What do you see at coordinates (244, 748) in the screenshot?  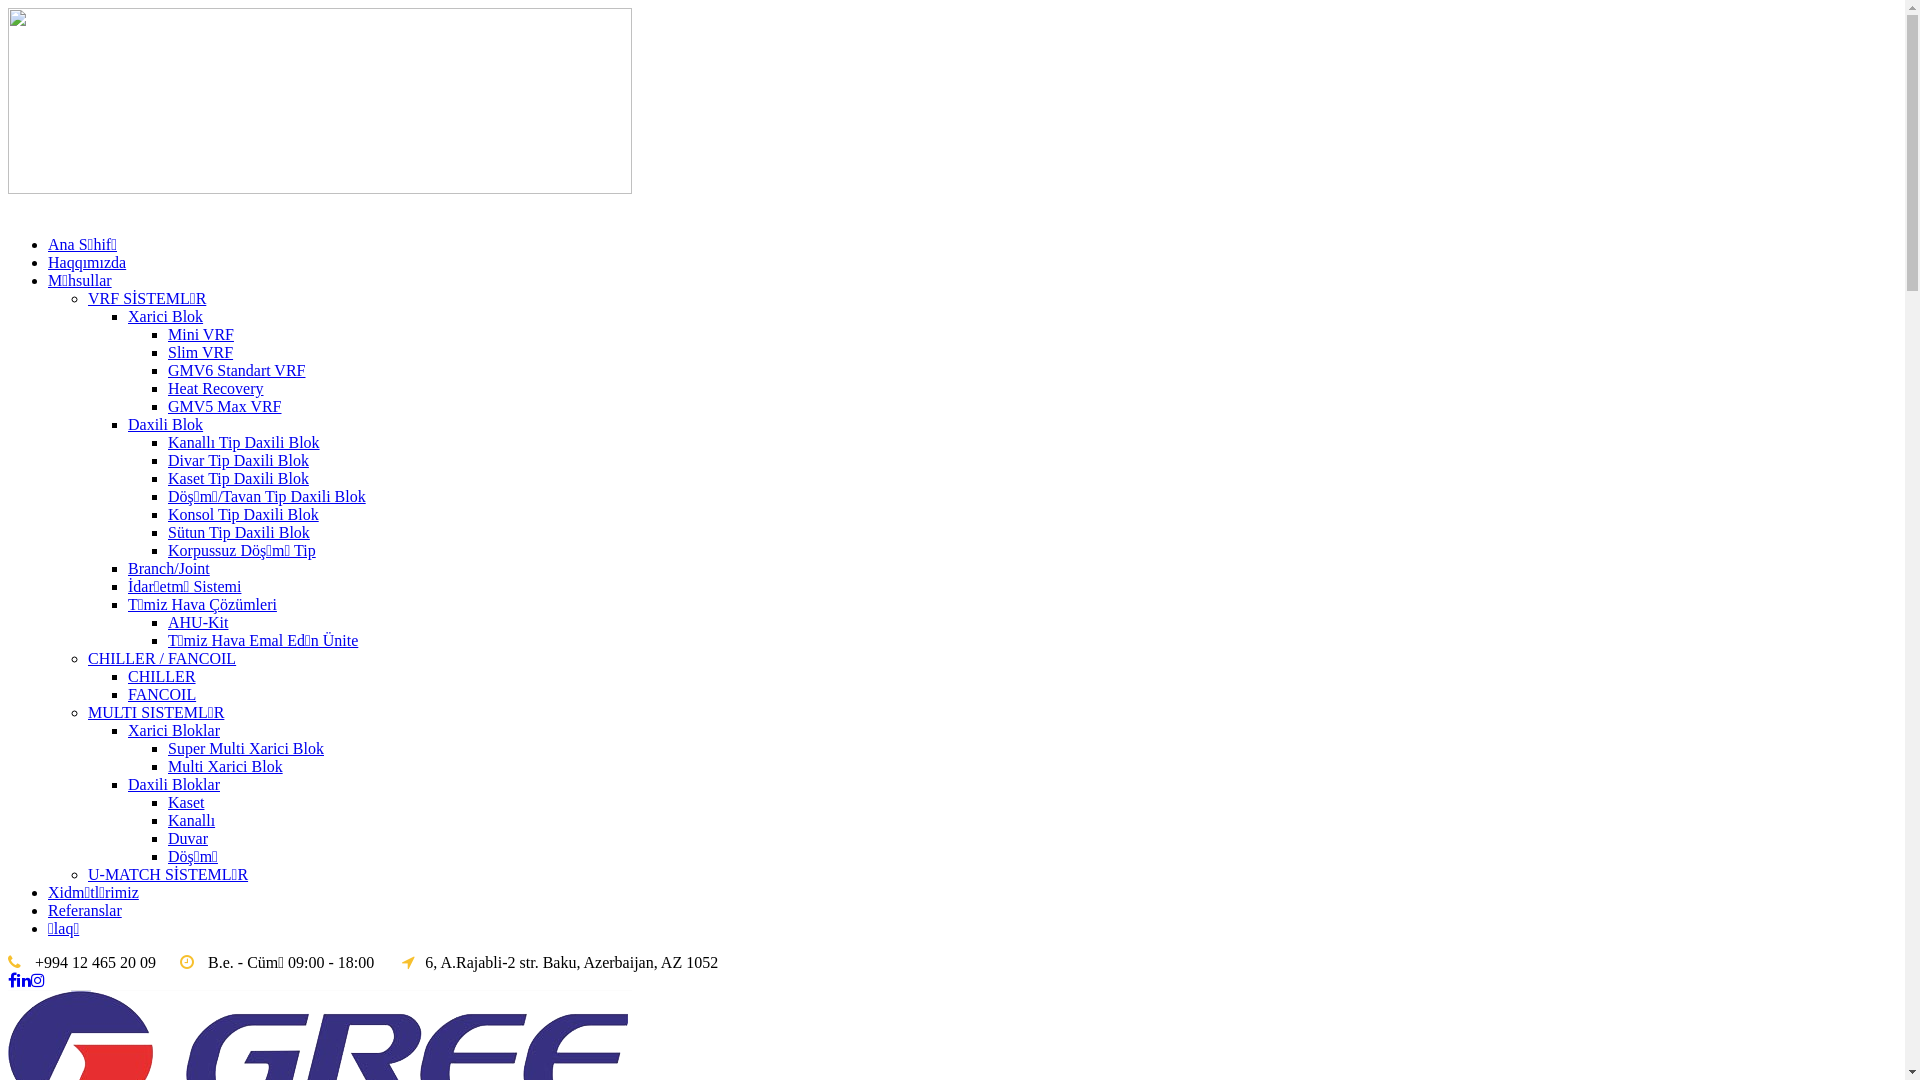 I see `'Super Multi Xarici Blok'` at bounding box center [244, 748].